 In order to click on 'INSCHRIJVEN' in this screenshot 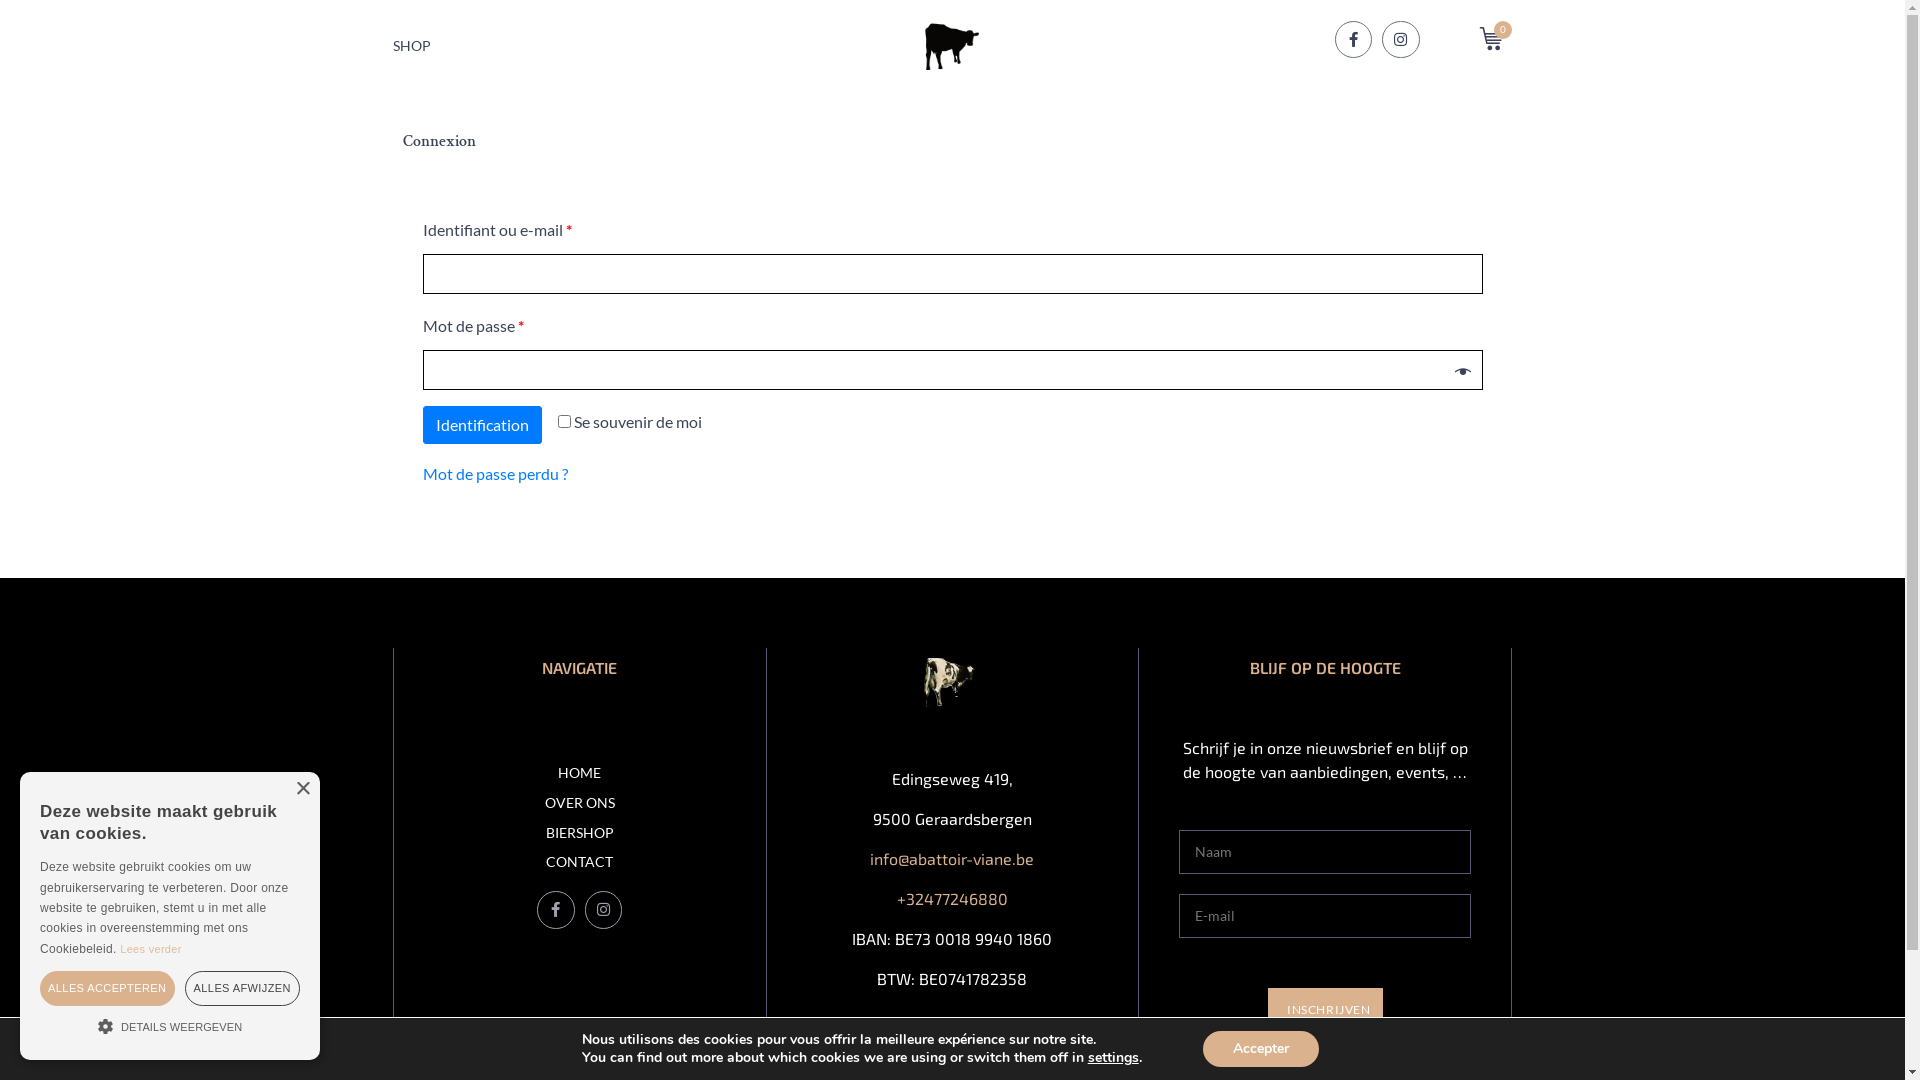, I will do `click(1325, 1010)`.